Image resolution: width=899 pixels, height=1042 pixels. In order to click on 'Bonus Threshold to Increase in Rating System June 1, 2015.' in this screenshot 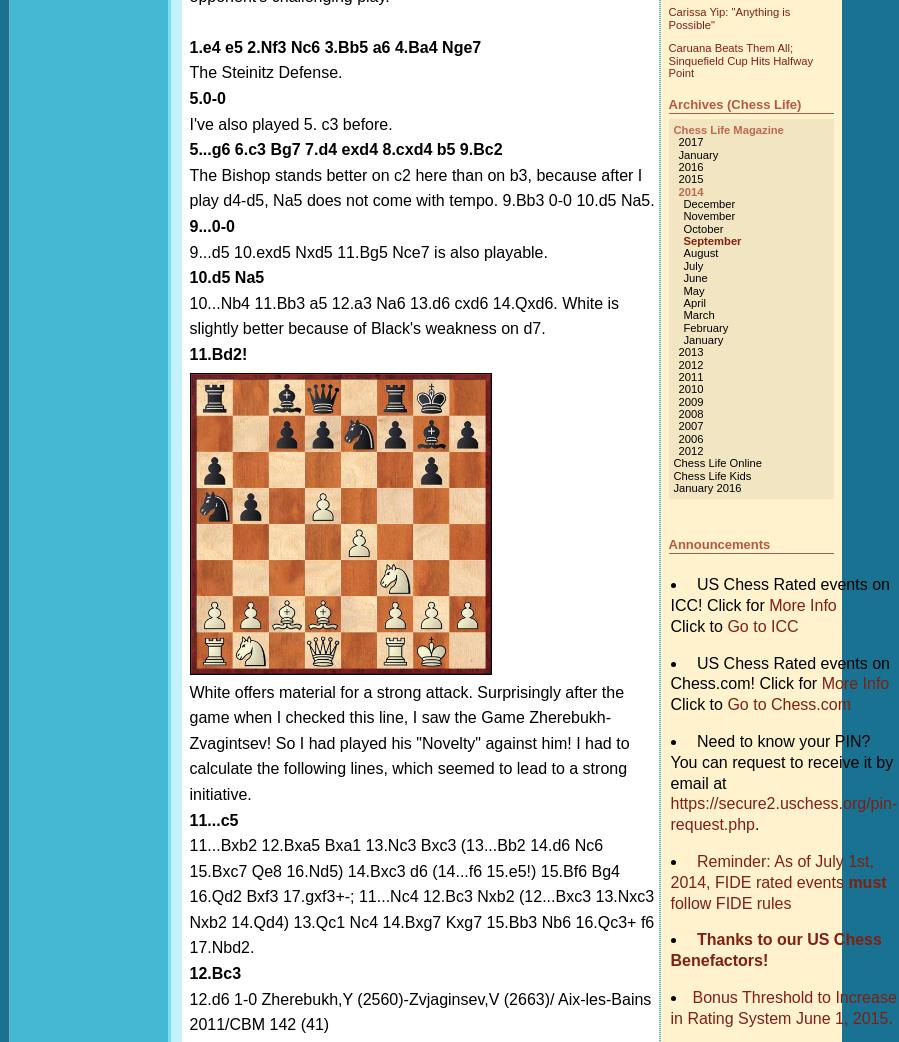, I will do `click(783, 1006)`.